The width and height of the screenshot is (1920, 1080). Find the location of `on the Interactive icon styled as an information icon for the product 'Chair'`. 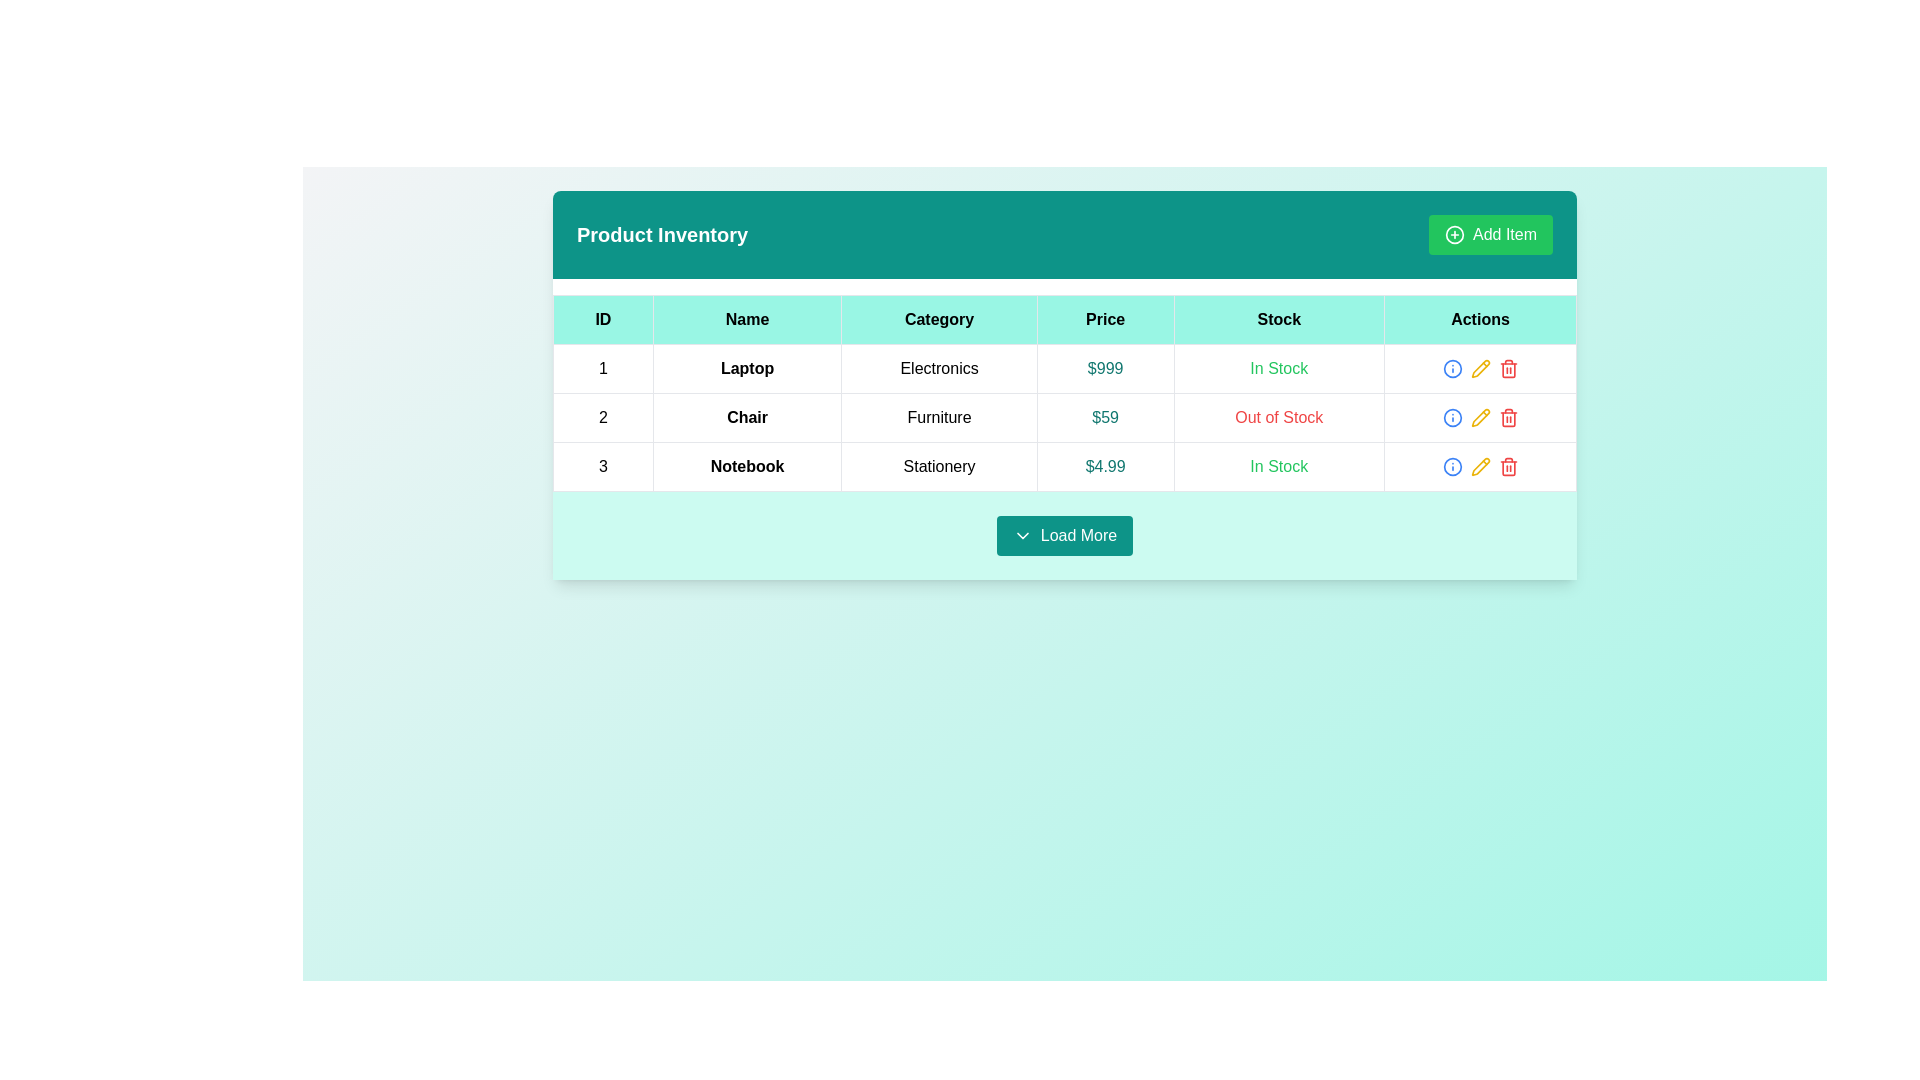

on the Interactive icon styled as an information icon for the product 'Chair' is located at coordinates (1452, 369).